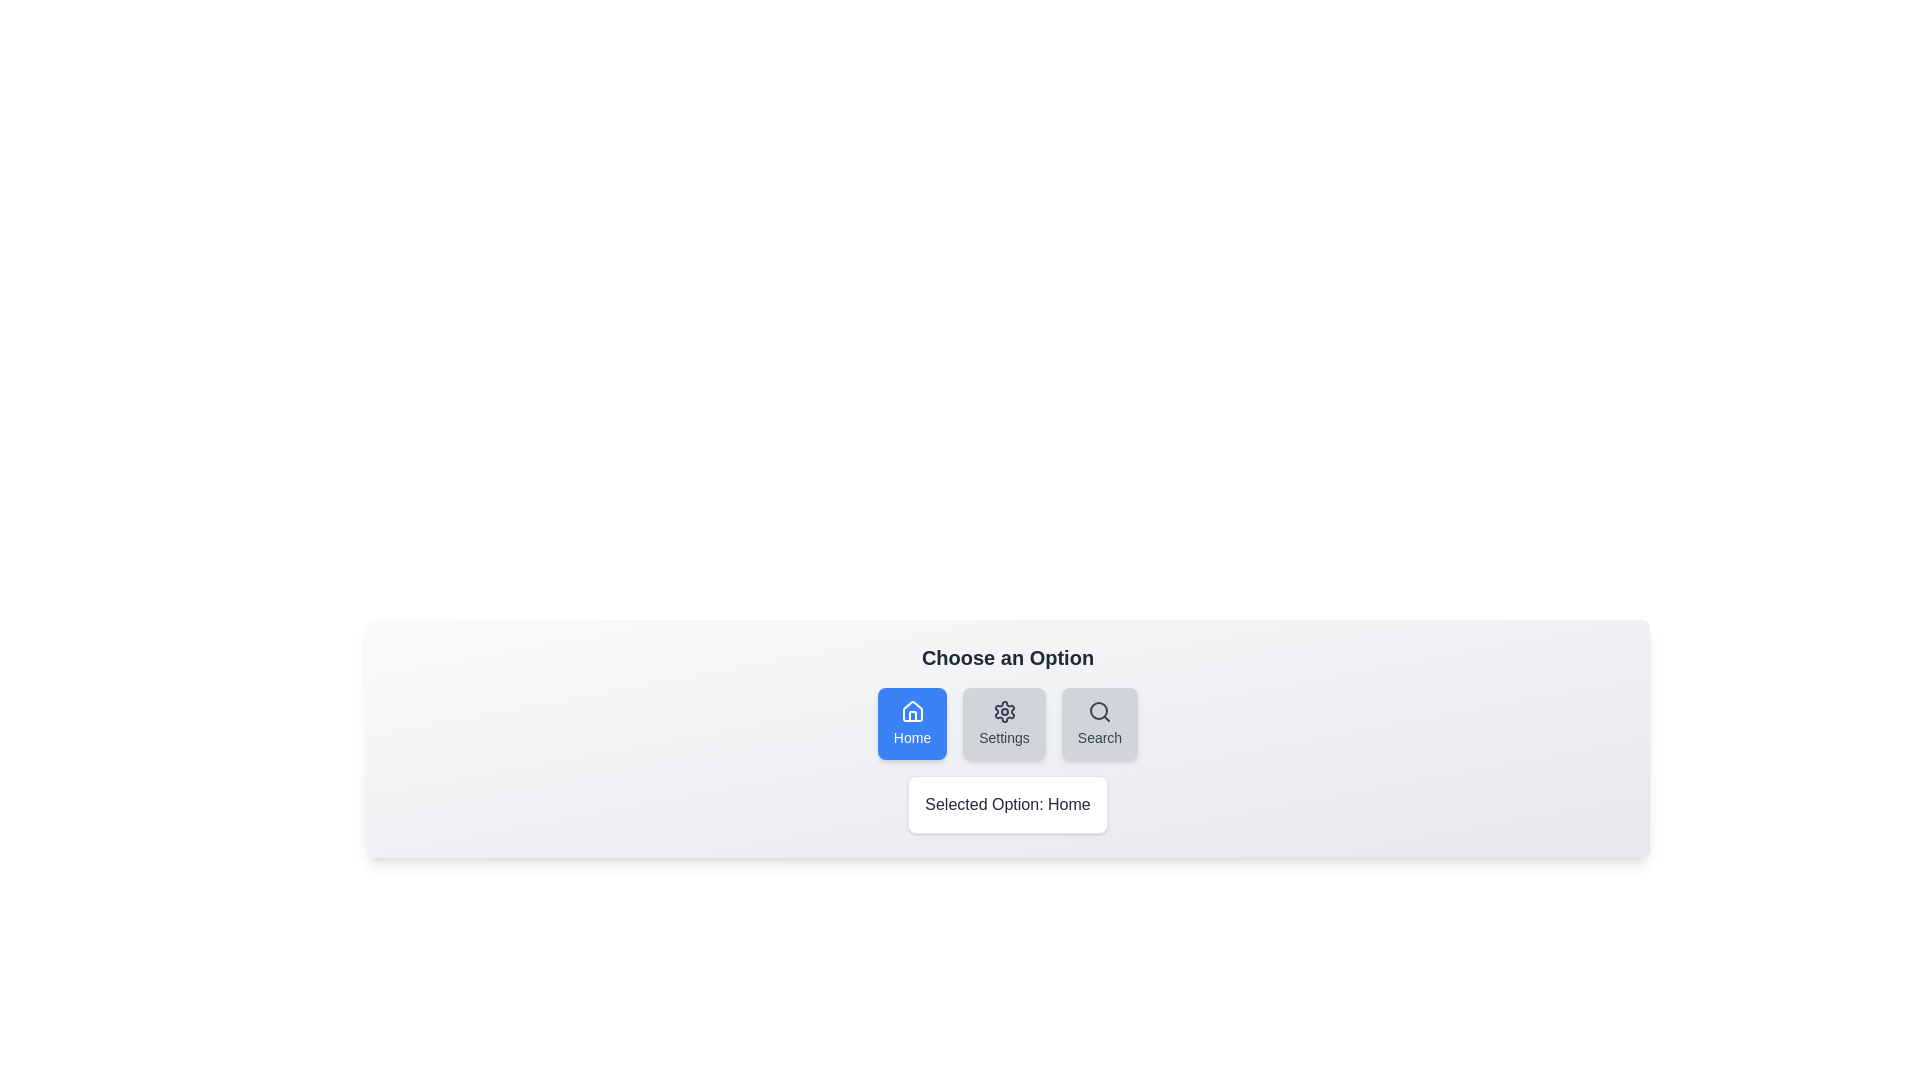 The height and width of the screenshot is (1080, 1920). I want to click on the option Home by clicking on its corresponding button, so click(911, 724).